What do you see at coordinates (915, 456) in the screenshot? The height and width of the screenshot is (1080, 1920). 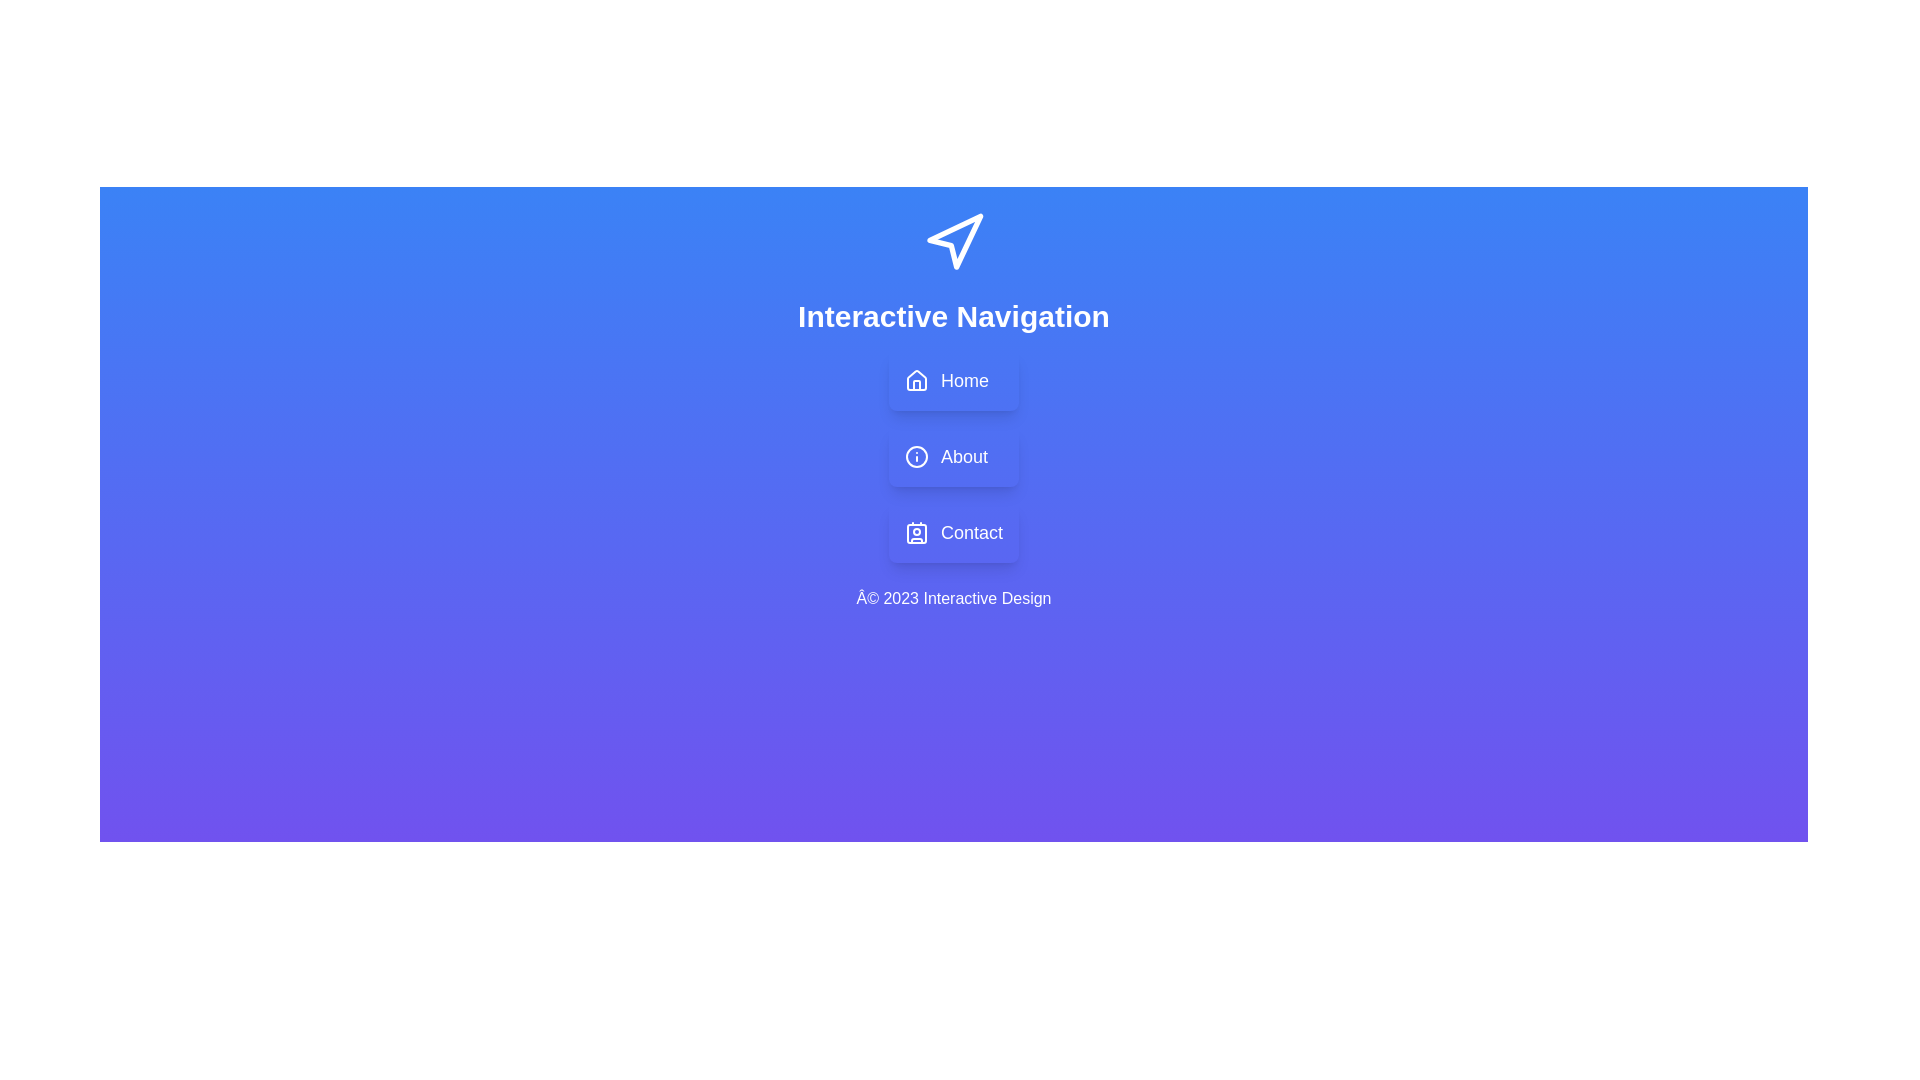 I see `the circular information icon located centrally within the 'About' button, which features a minimalistic design and is positioned alongside 'Home' and 'Contact' buttons` at bounding box center [915, 456].